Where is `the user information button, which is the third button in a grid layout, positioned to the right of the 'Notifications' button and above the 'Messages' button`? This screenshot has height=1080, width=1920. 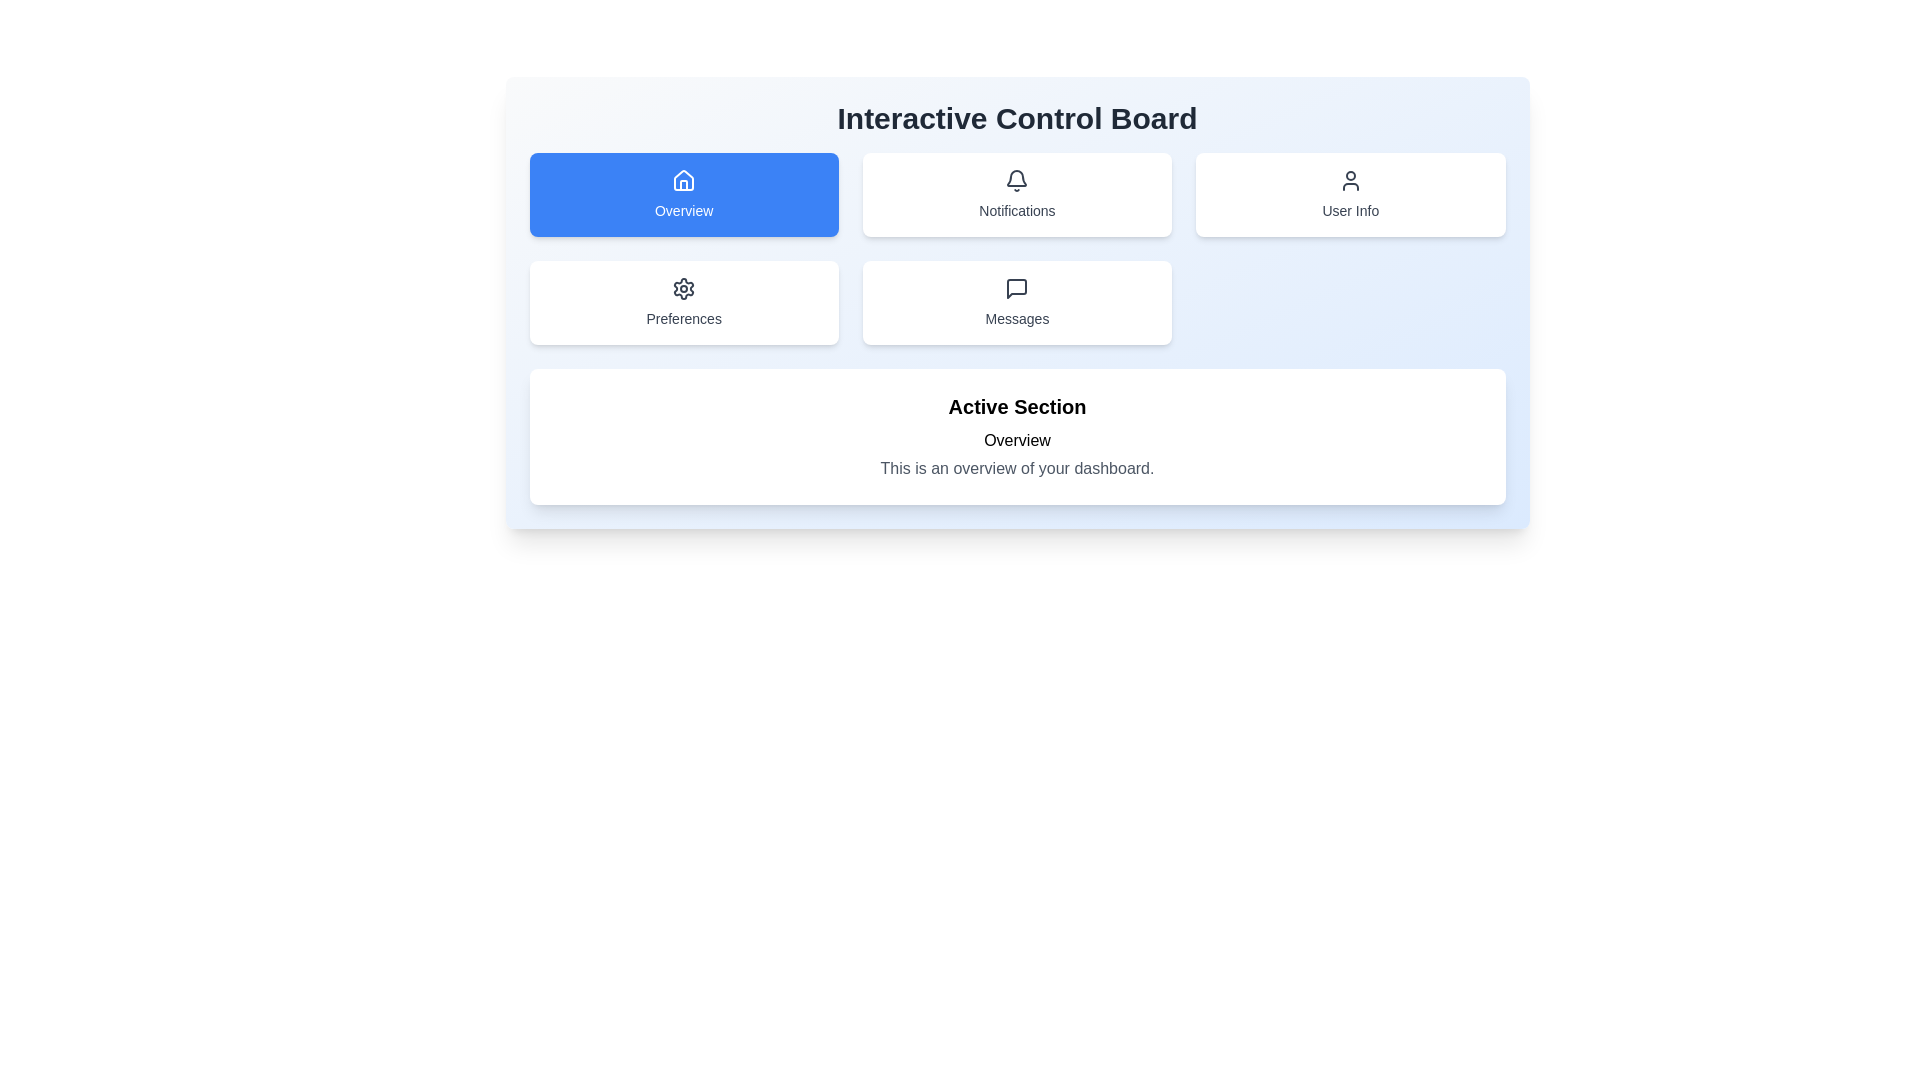 the user information button, which is the third button in a grid layout, positioned to the right of the 'Notifications' button and above the 'Messages' button is located at coordinates (1350, 195).